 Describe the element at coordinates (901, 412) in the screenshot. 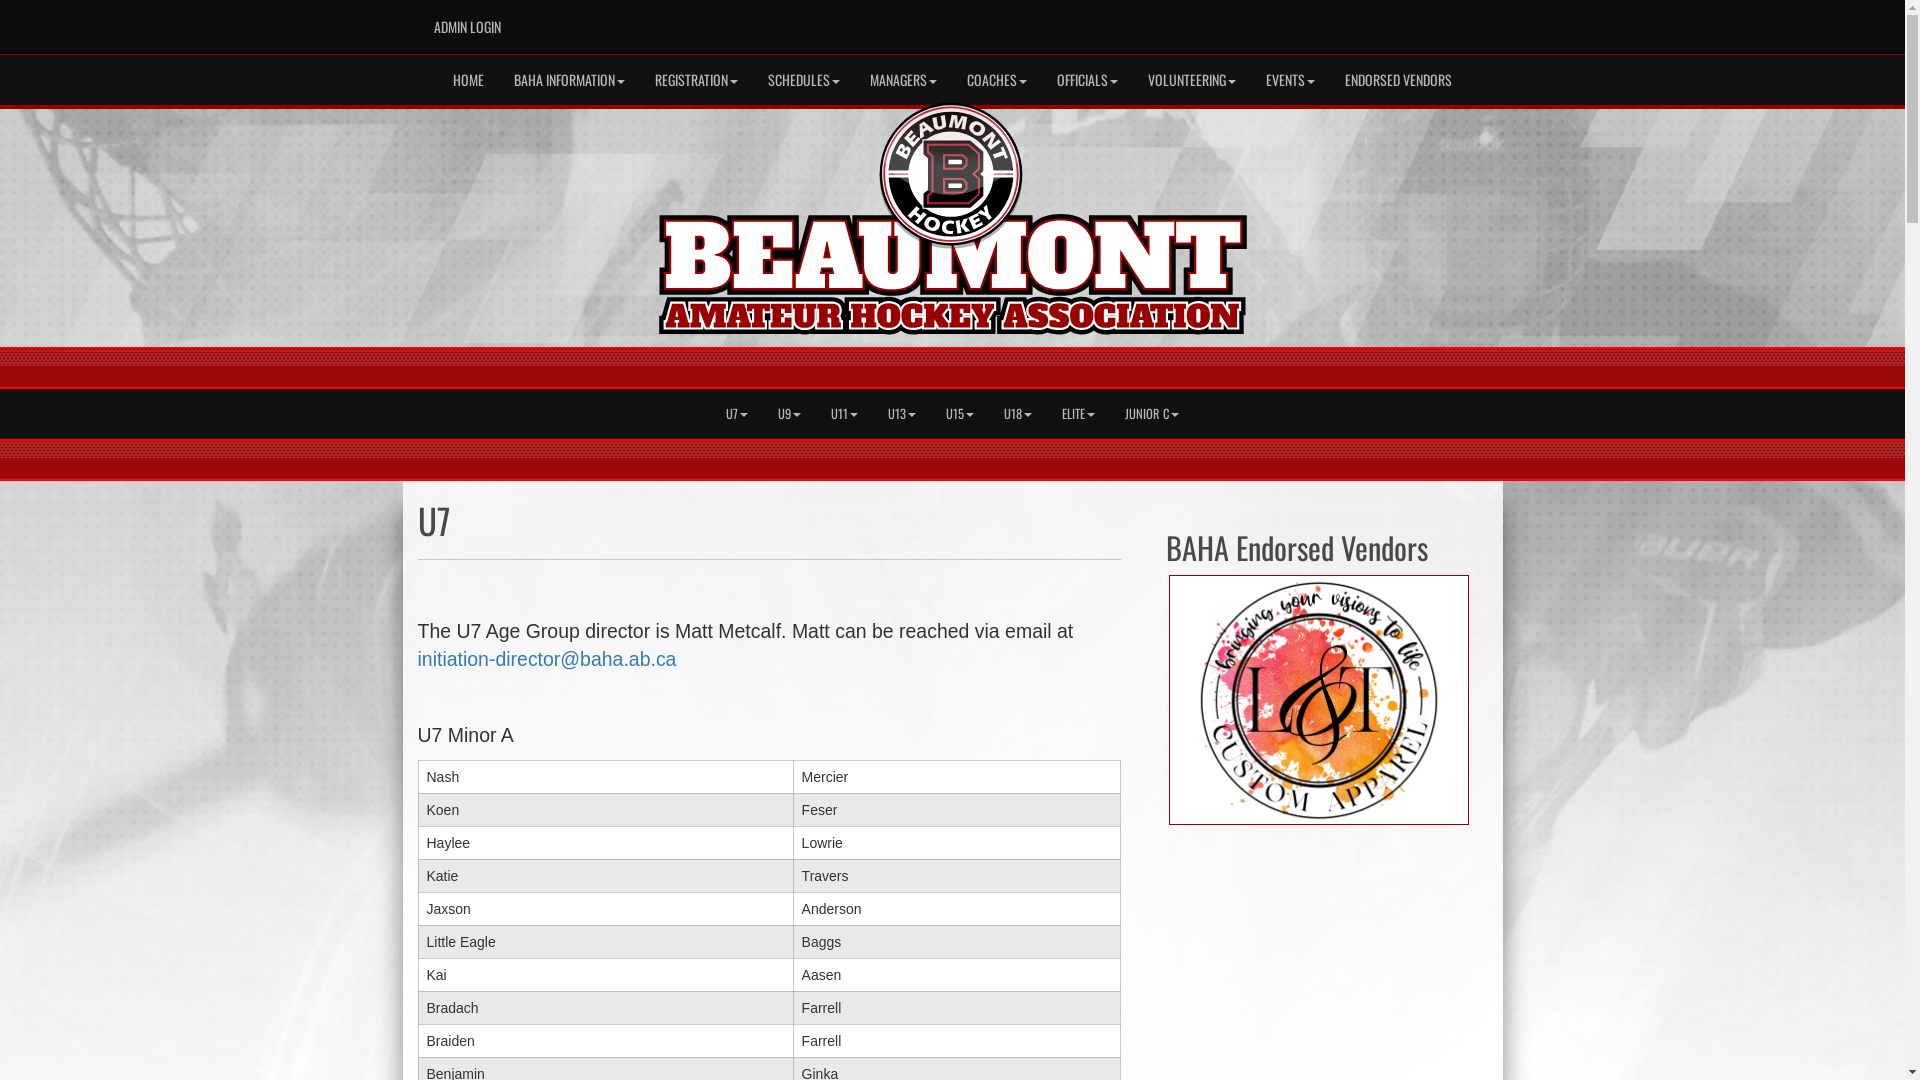

I see `'U13'` at that location.